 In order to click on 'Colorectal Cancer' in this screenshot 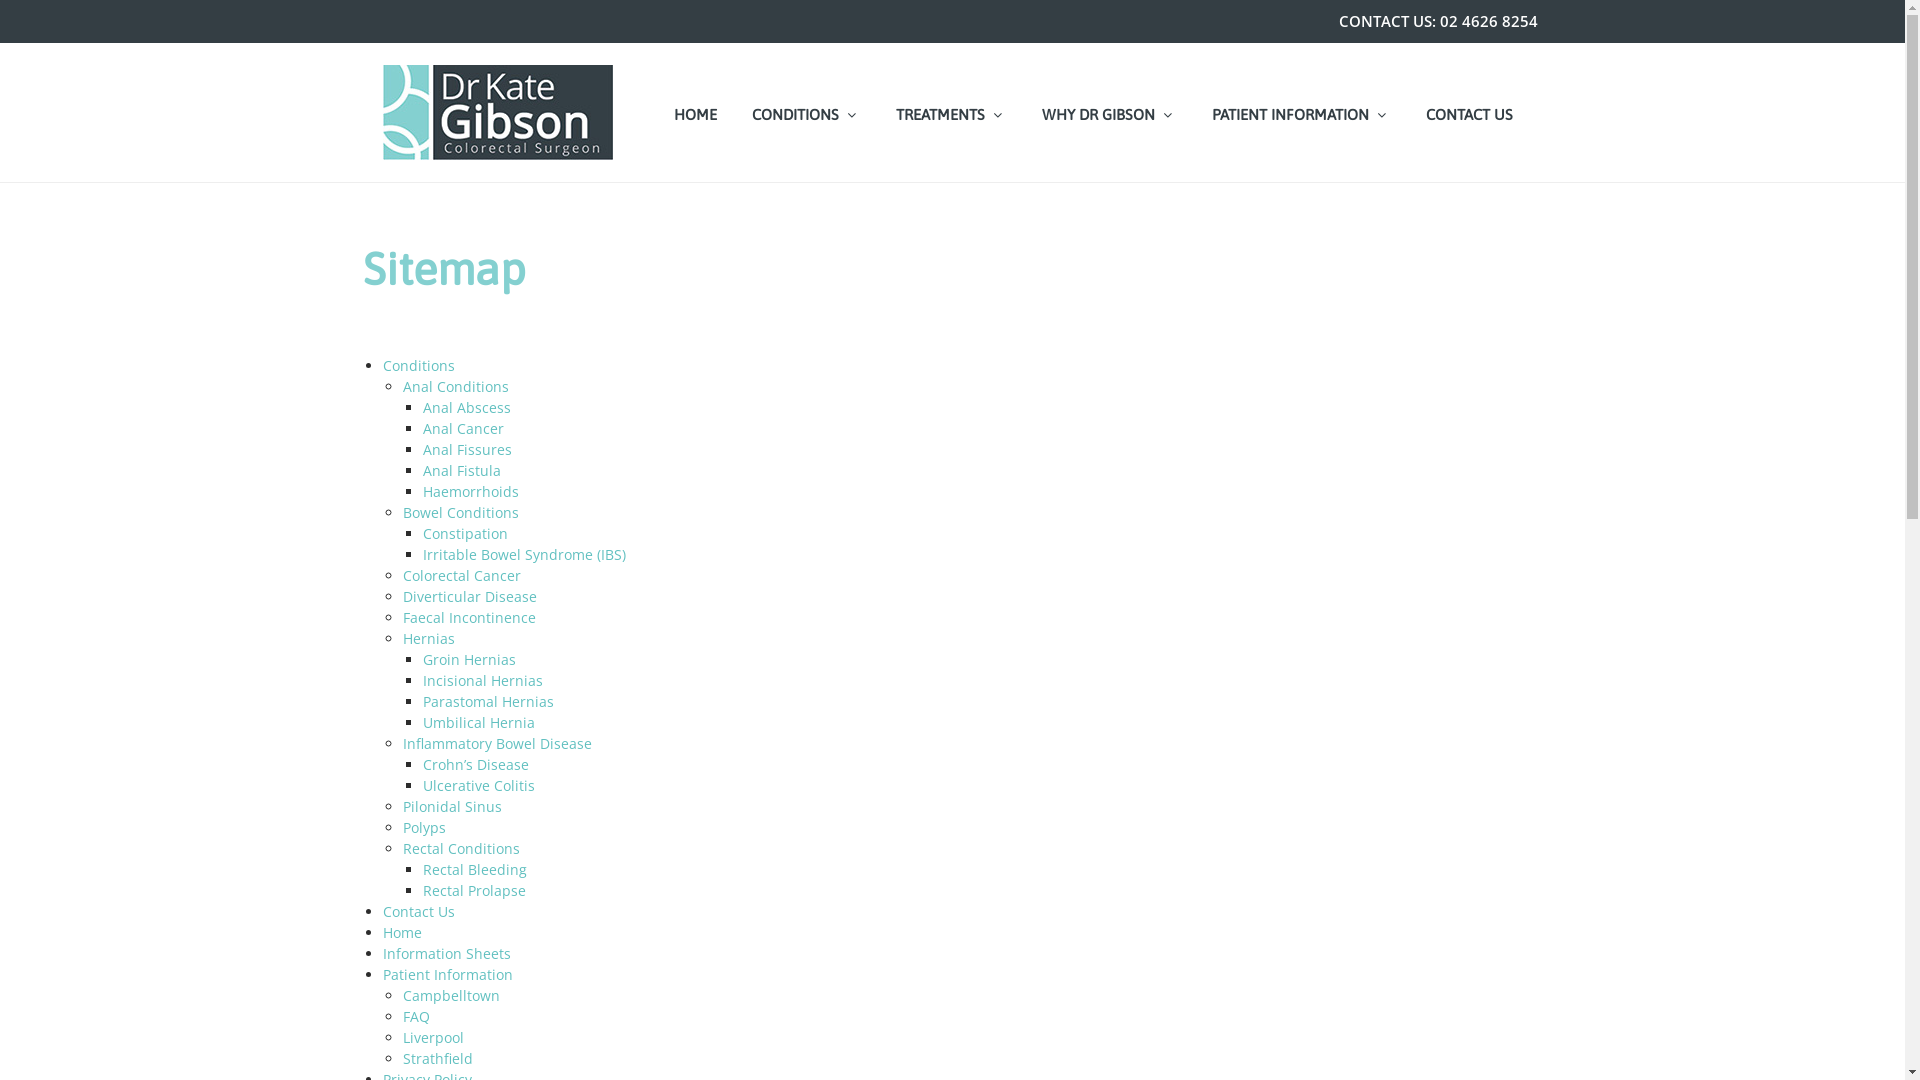, I will do `click(459, 575)`.